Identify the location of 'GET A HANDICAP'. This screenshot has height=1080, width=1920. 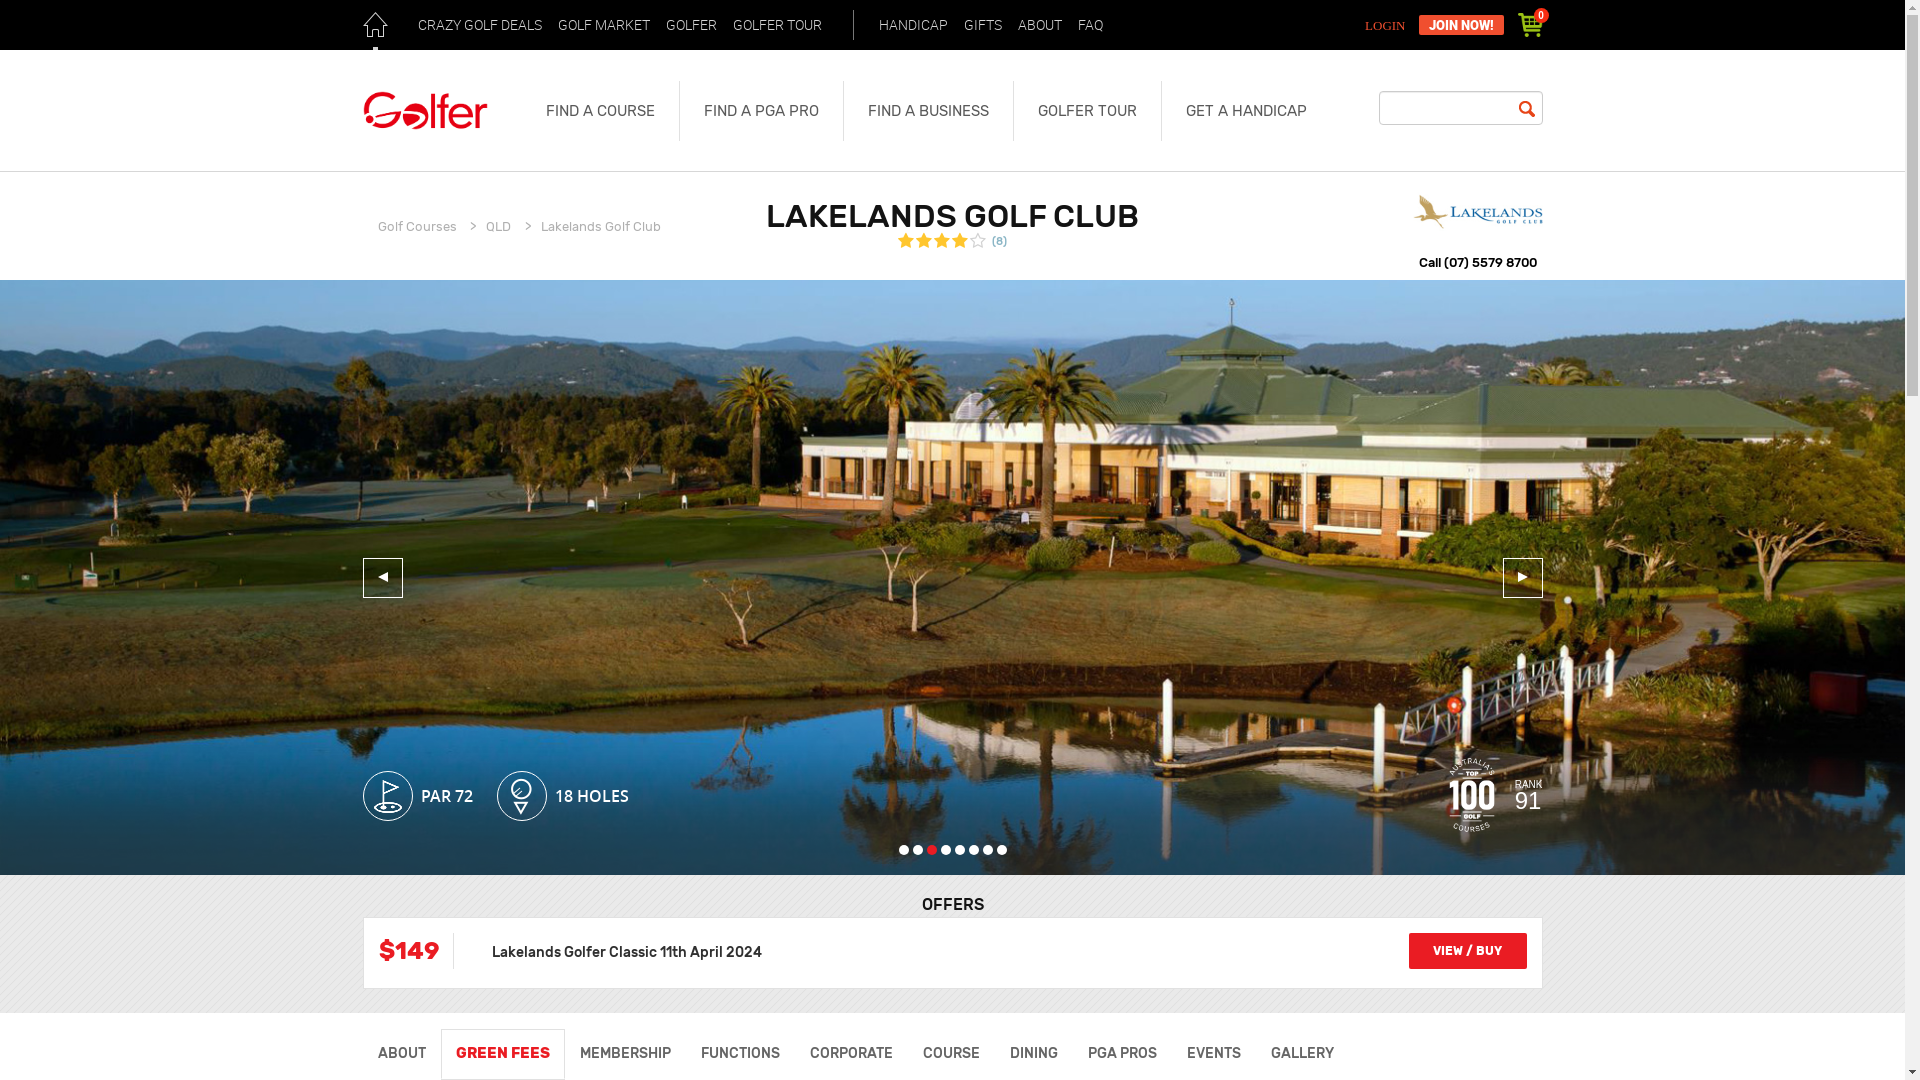
(1244, 111).